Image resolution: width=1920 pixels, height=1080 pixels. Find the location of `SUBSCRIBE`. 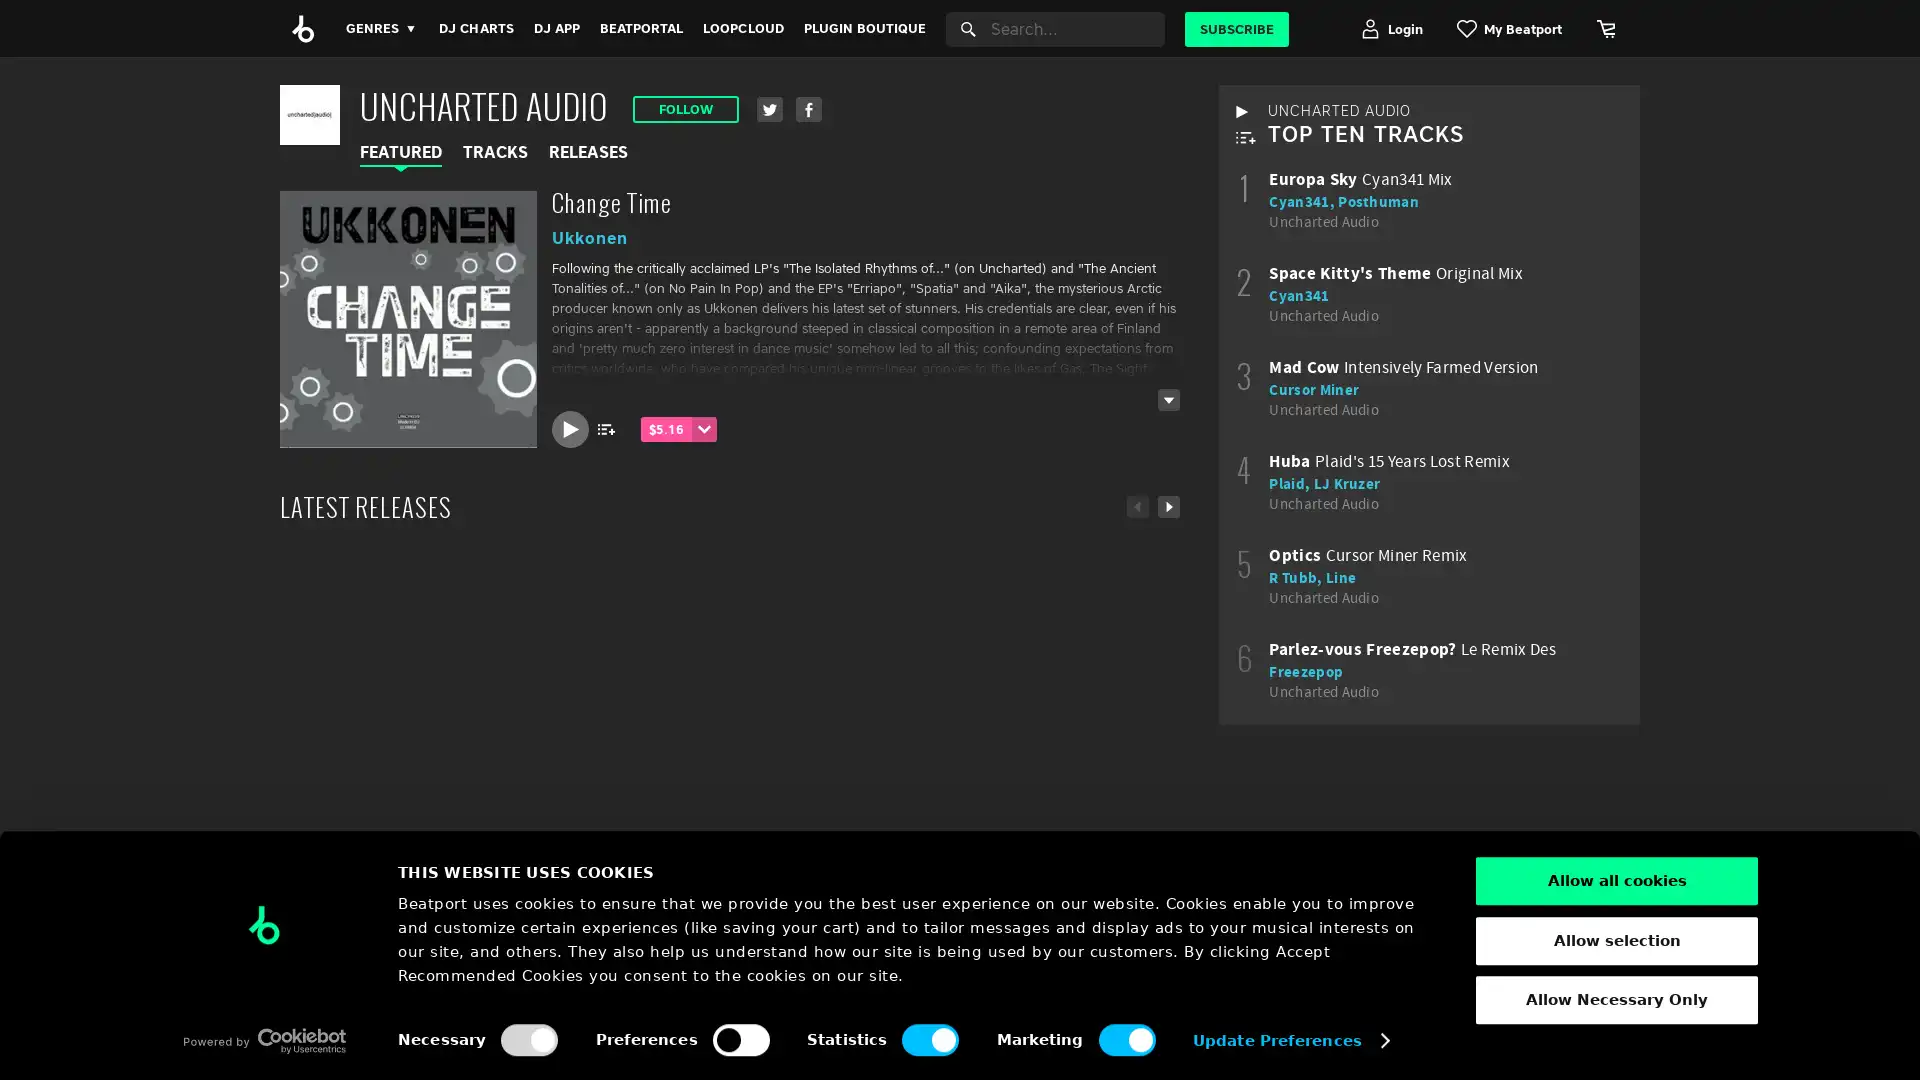

SUBSCRIBE is located at coordinates (1236, 28).